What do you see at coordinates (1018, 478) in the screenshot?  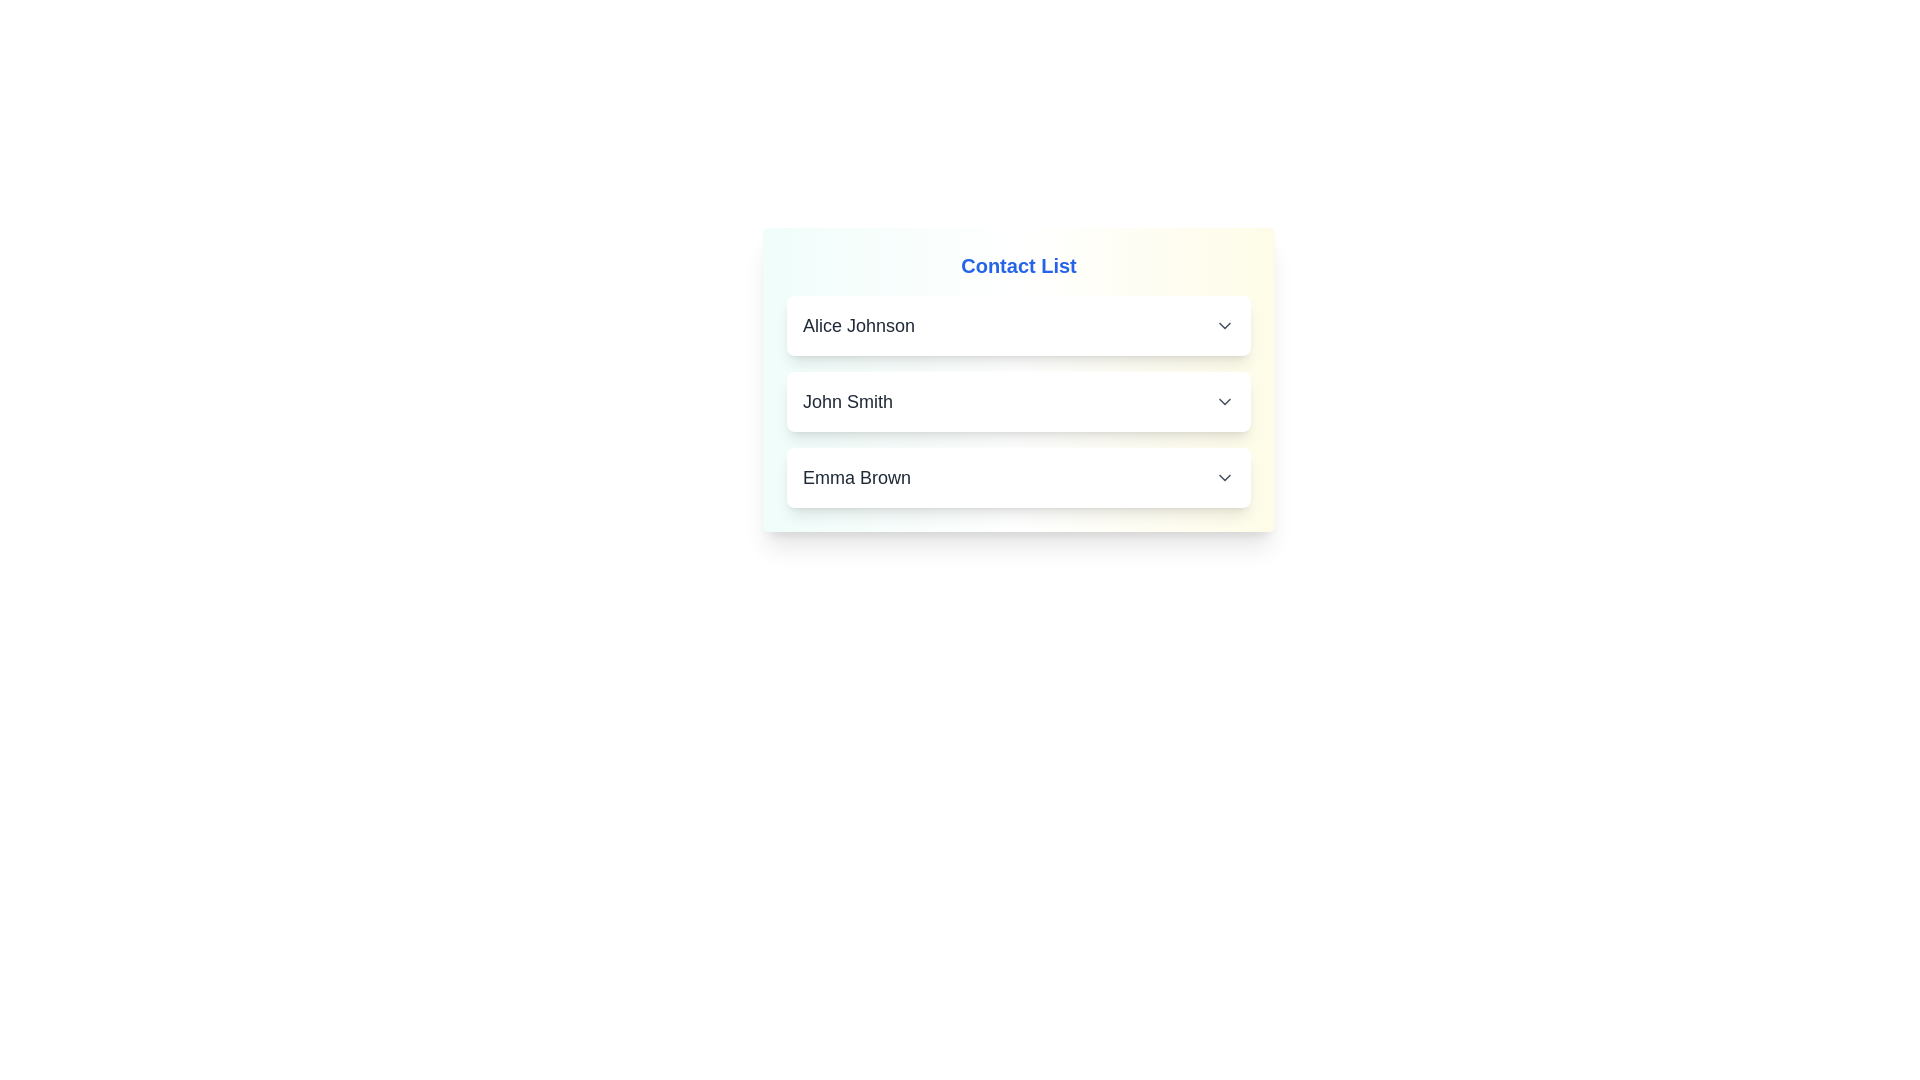 I see `the contact name Emma Brown to reveal its details` at bounding box center [1018, 478].